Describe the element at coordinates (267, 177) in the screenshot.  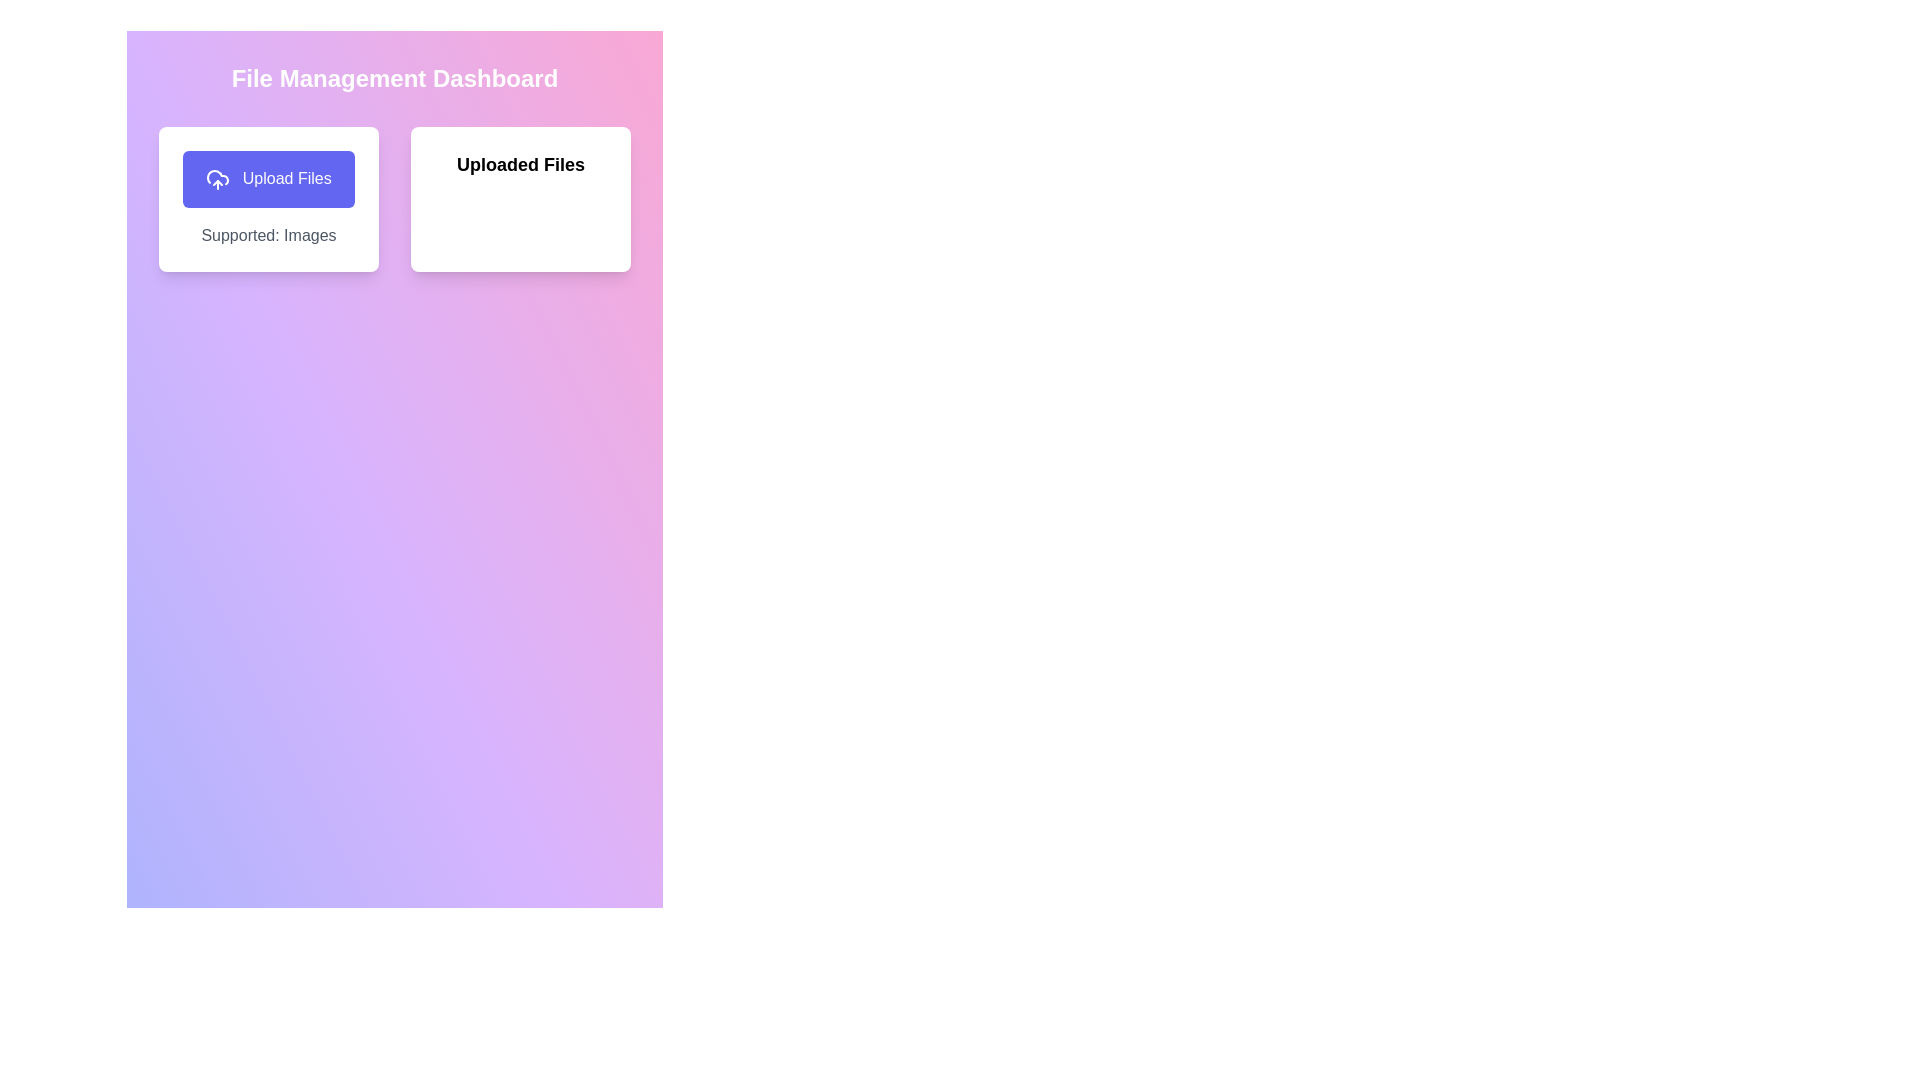
I see `the file upload button located at the top left of the interface, above the 'Supported: Images' text and next to the 'Uploaded Files' card, to initiate a file upload` at that location.